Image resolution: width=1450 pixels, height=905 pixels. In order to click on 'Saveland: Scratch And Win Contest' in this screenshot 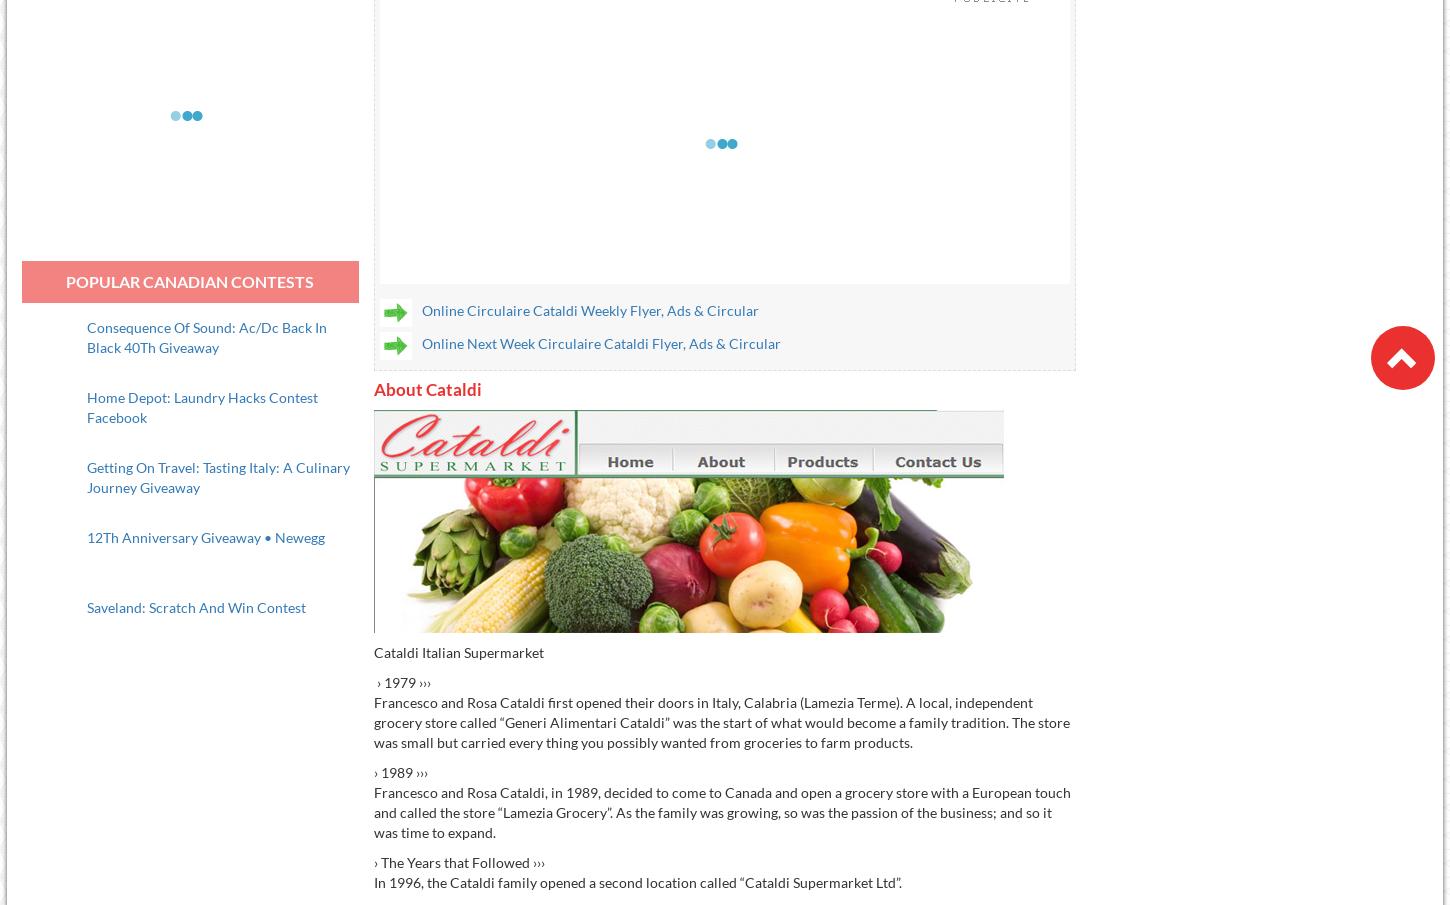, I will do `click(195, 605)`.